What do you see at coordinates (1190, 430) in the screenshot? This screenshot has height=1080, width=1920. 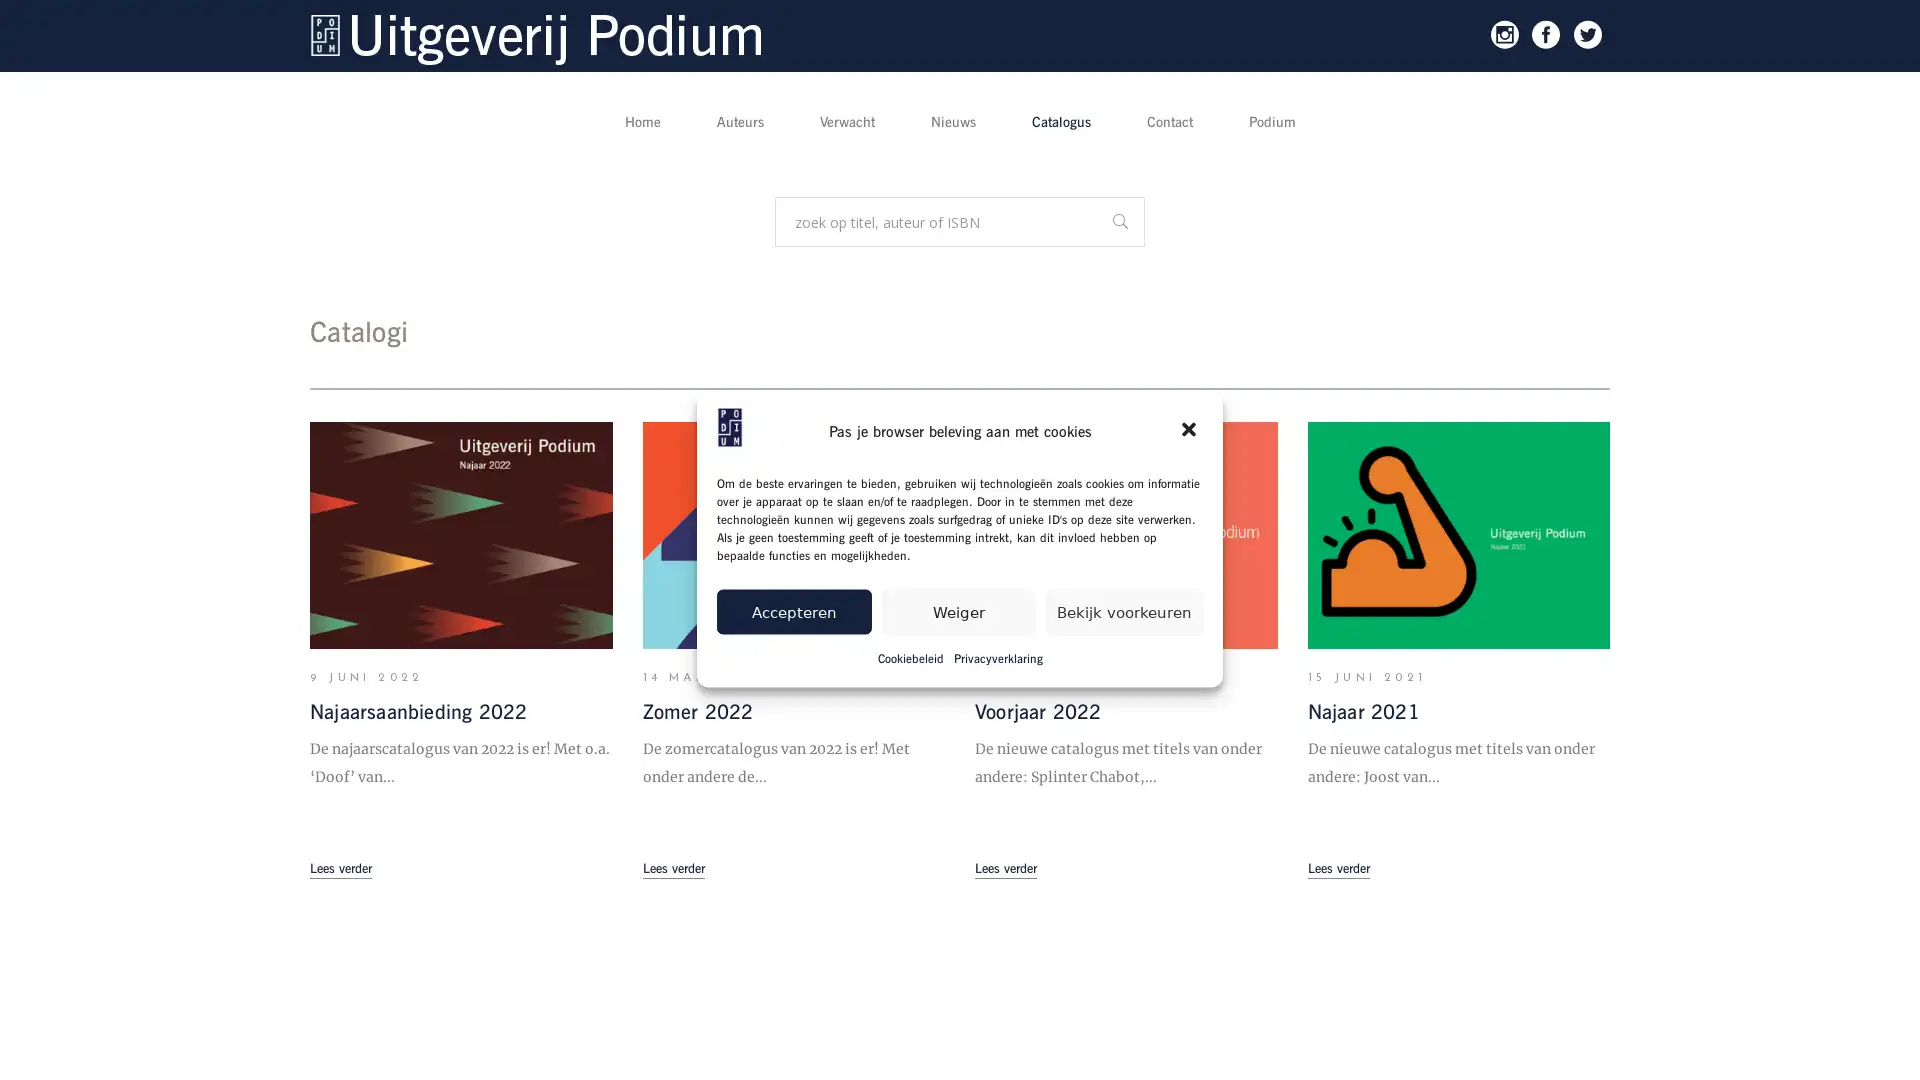 I see `close-dialog` at bounding box center [1190, 430].